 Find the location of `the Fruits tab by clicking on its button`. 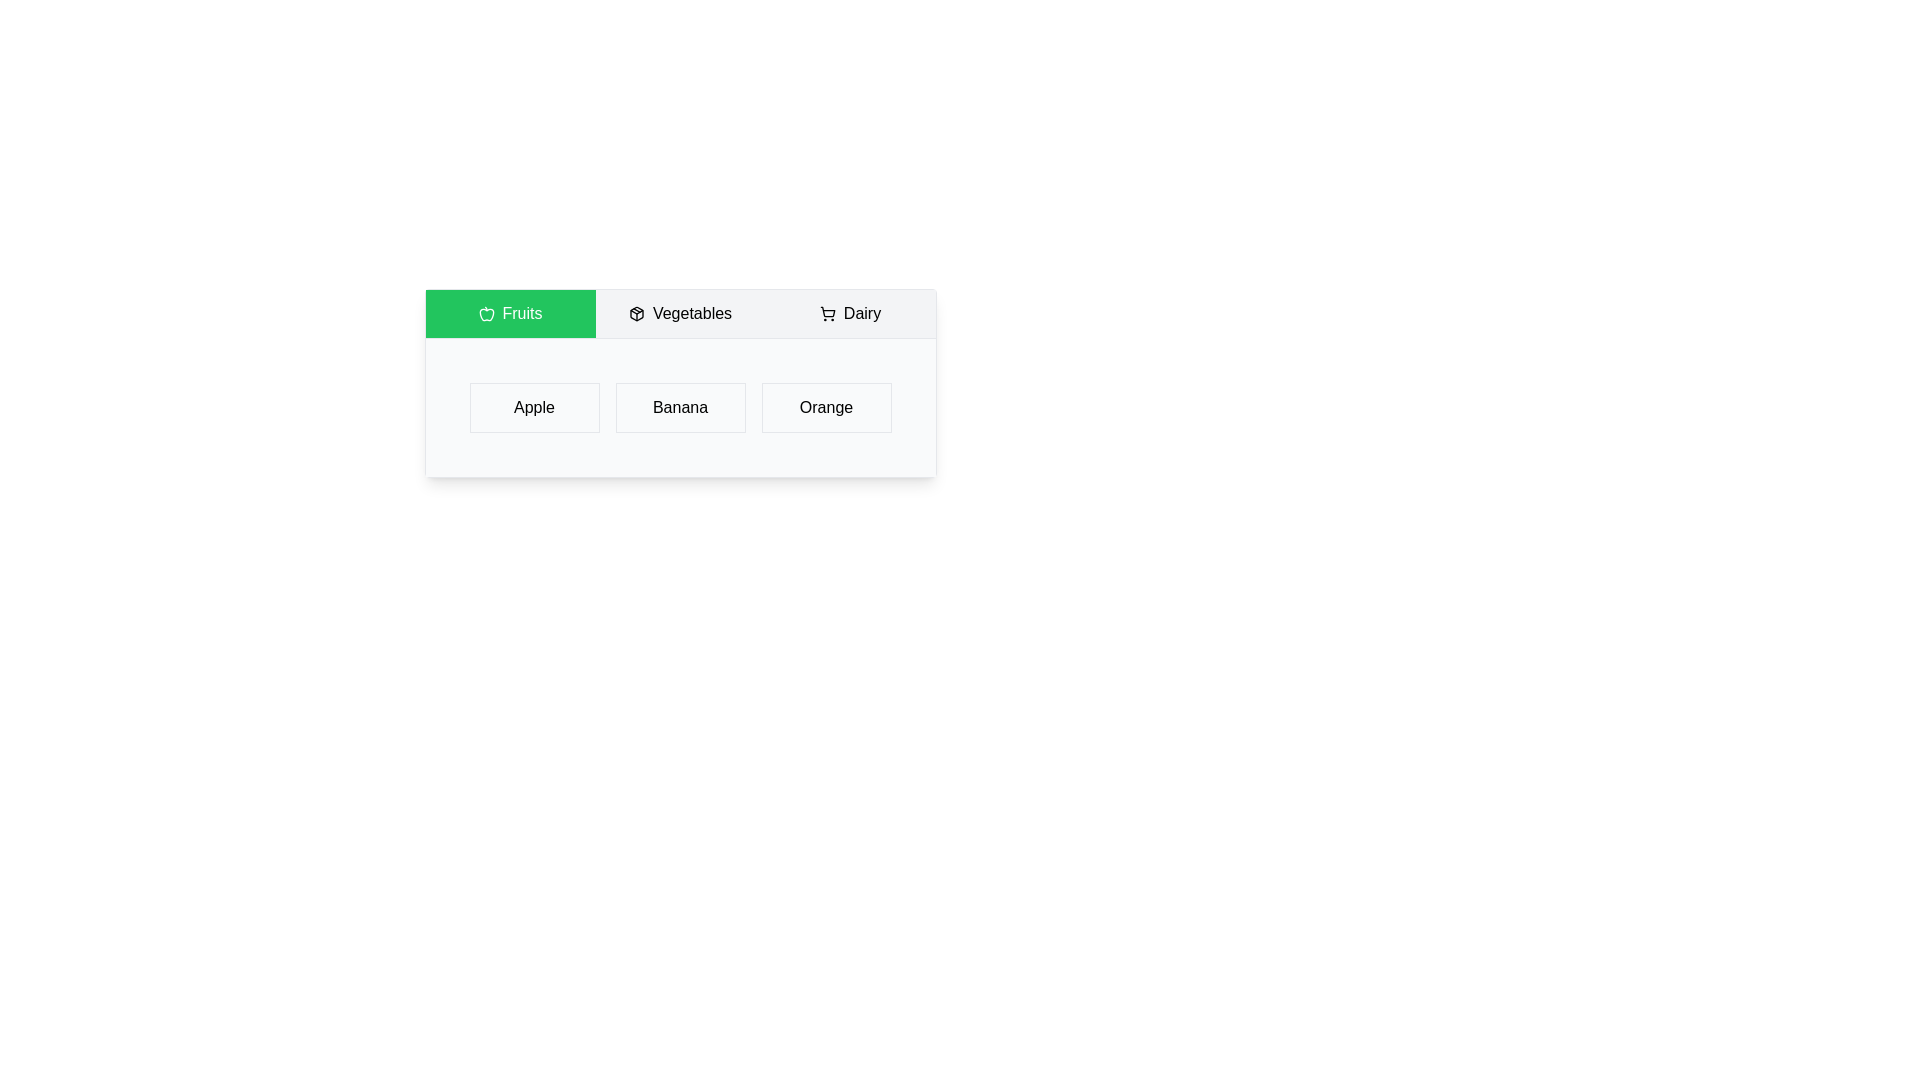

the Fruits tab by clicking on its button is located at coordinates (510, 313).